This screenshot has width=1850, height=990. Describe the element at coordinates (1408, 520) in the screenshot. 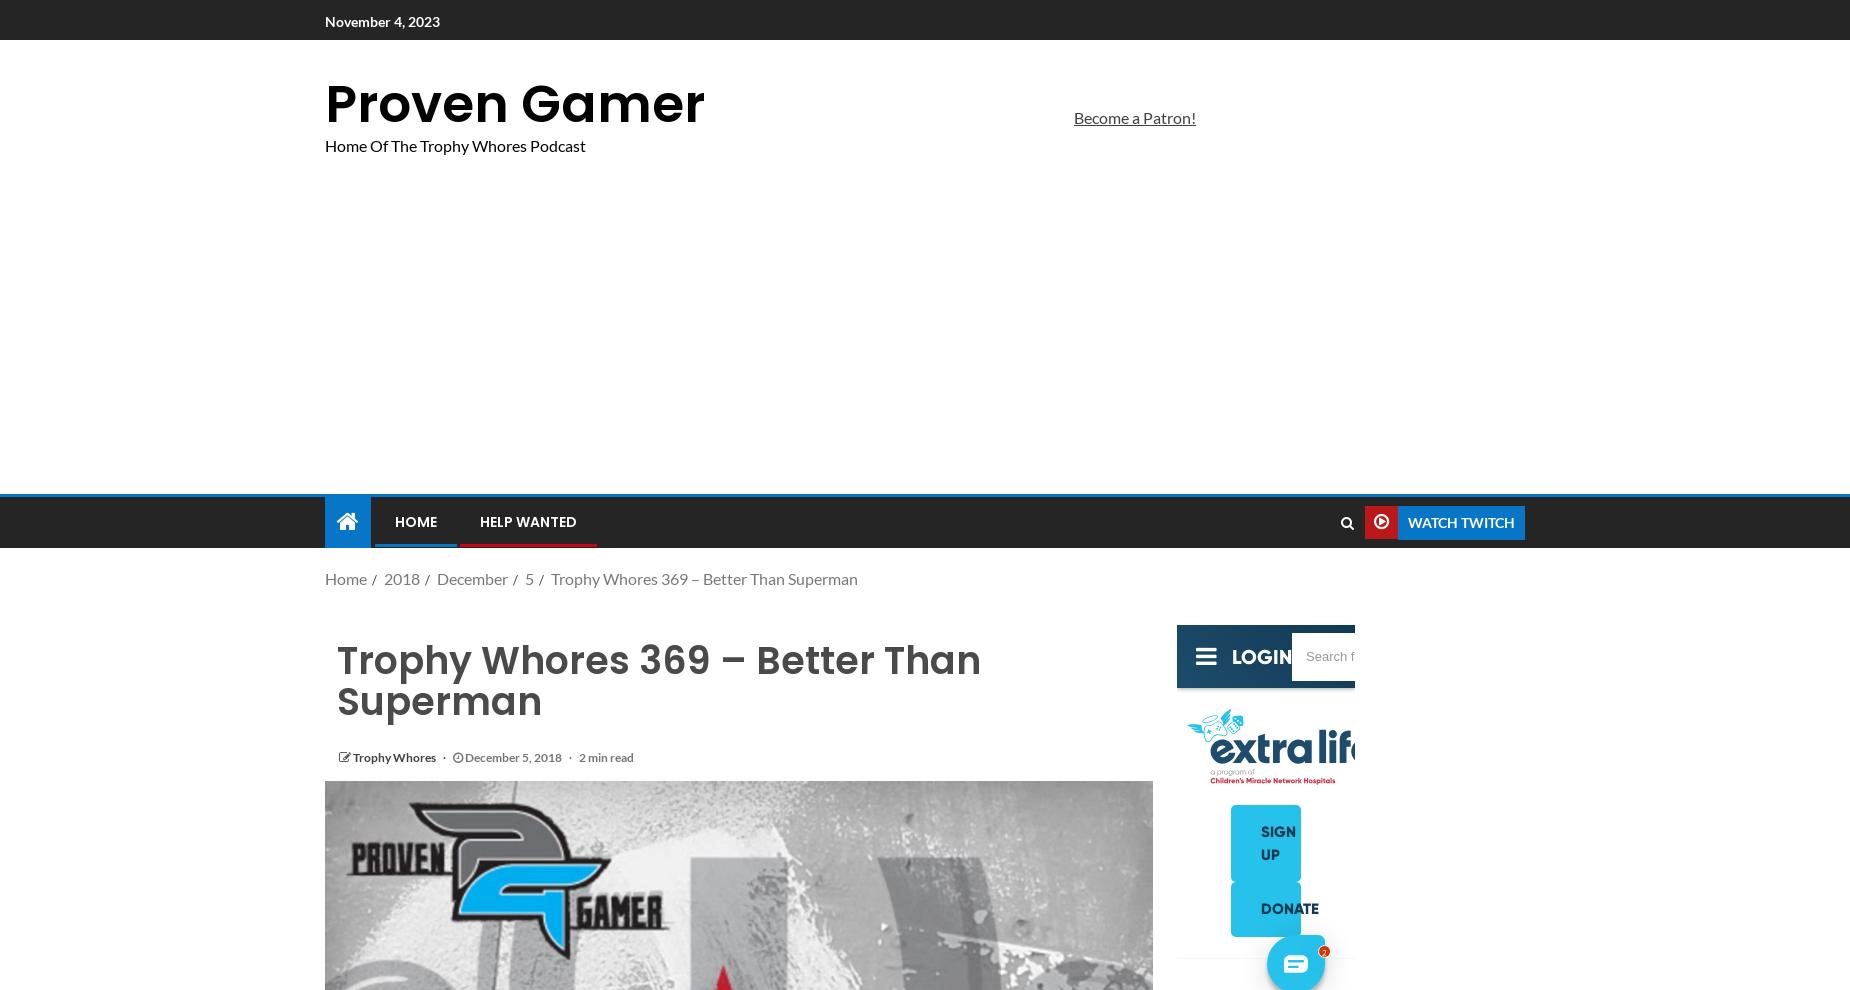

I see `'Watch Twitch'` at that location.